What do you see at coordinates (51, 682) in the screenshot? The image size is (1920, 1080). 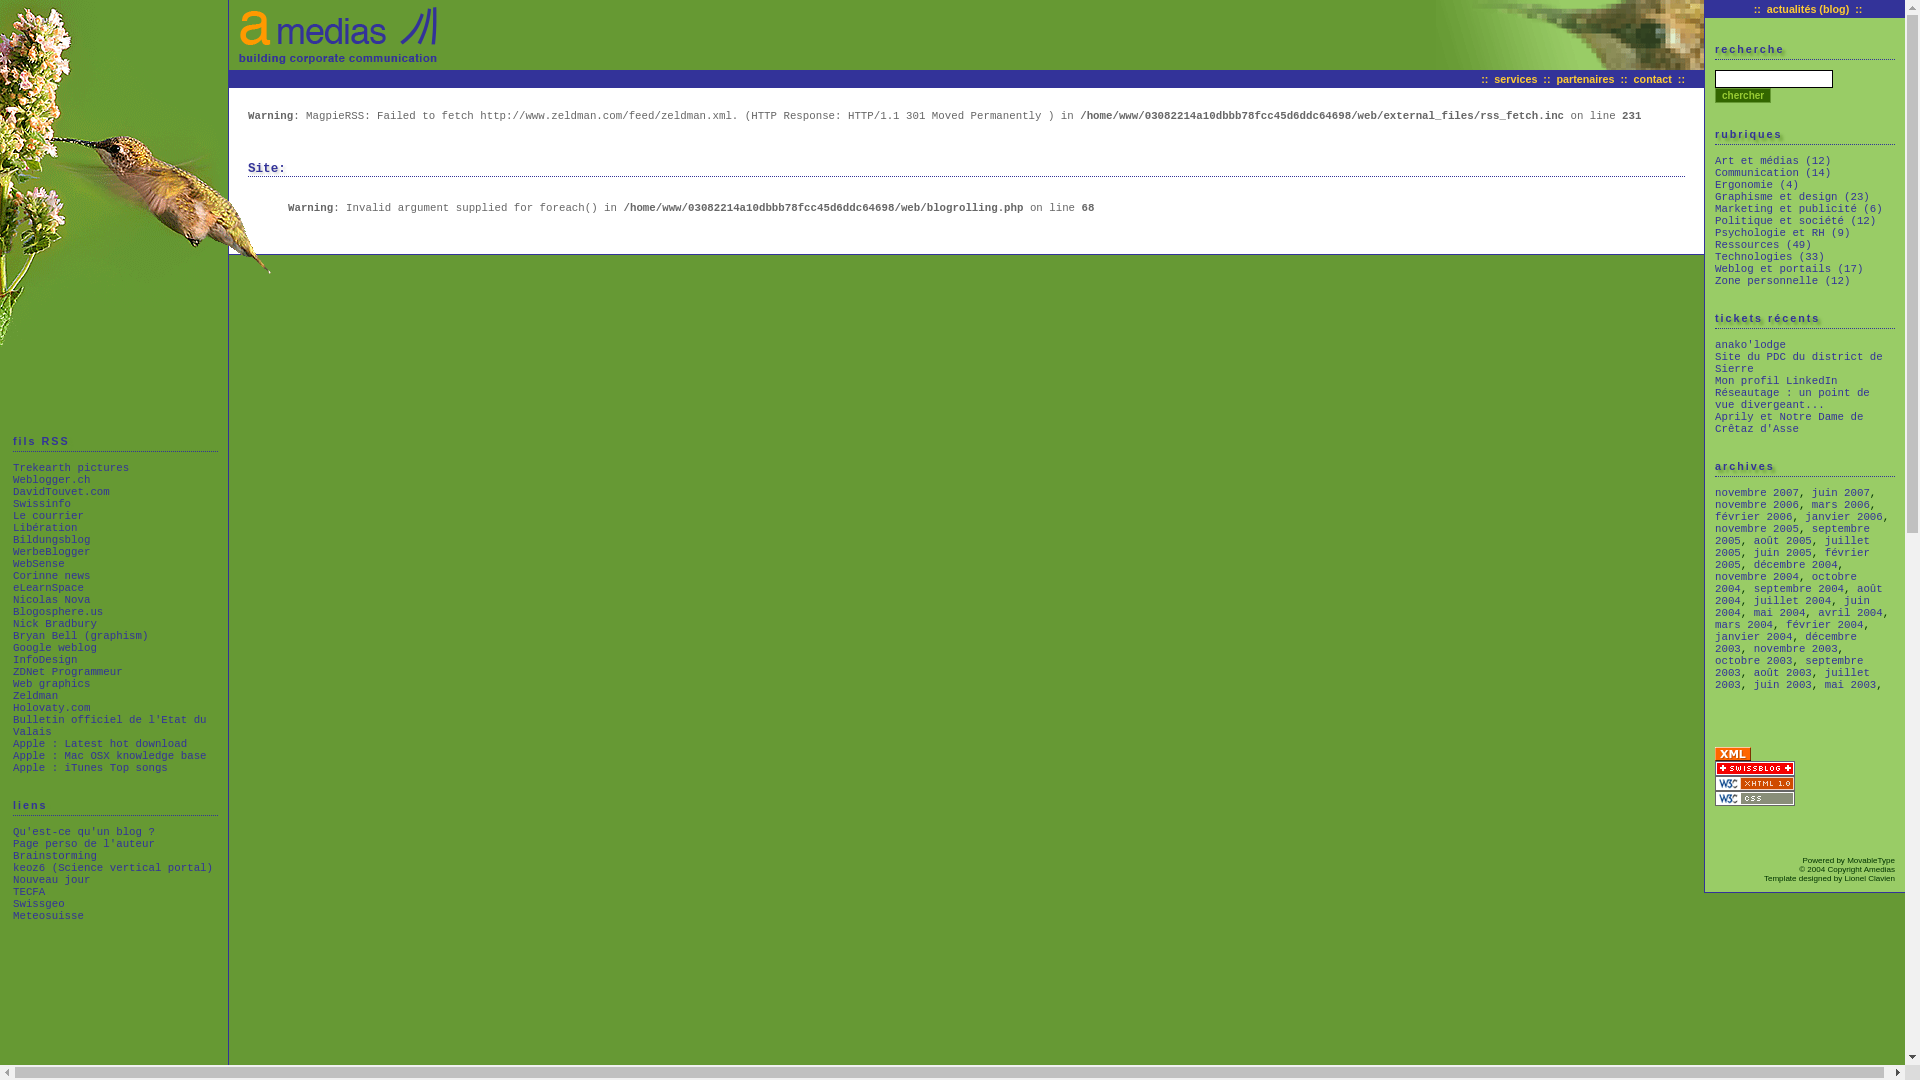 I see `'Web graphics'` at bounding box center [51, 682].